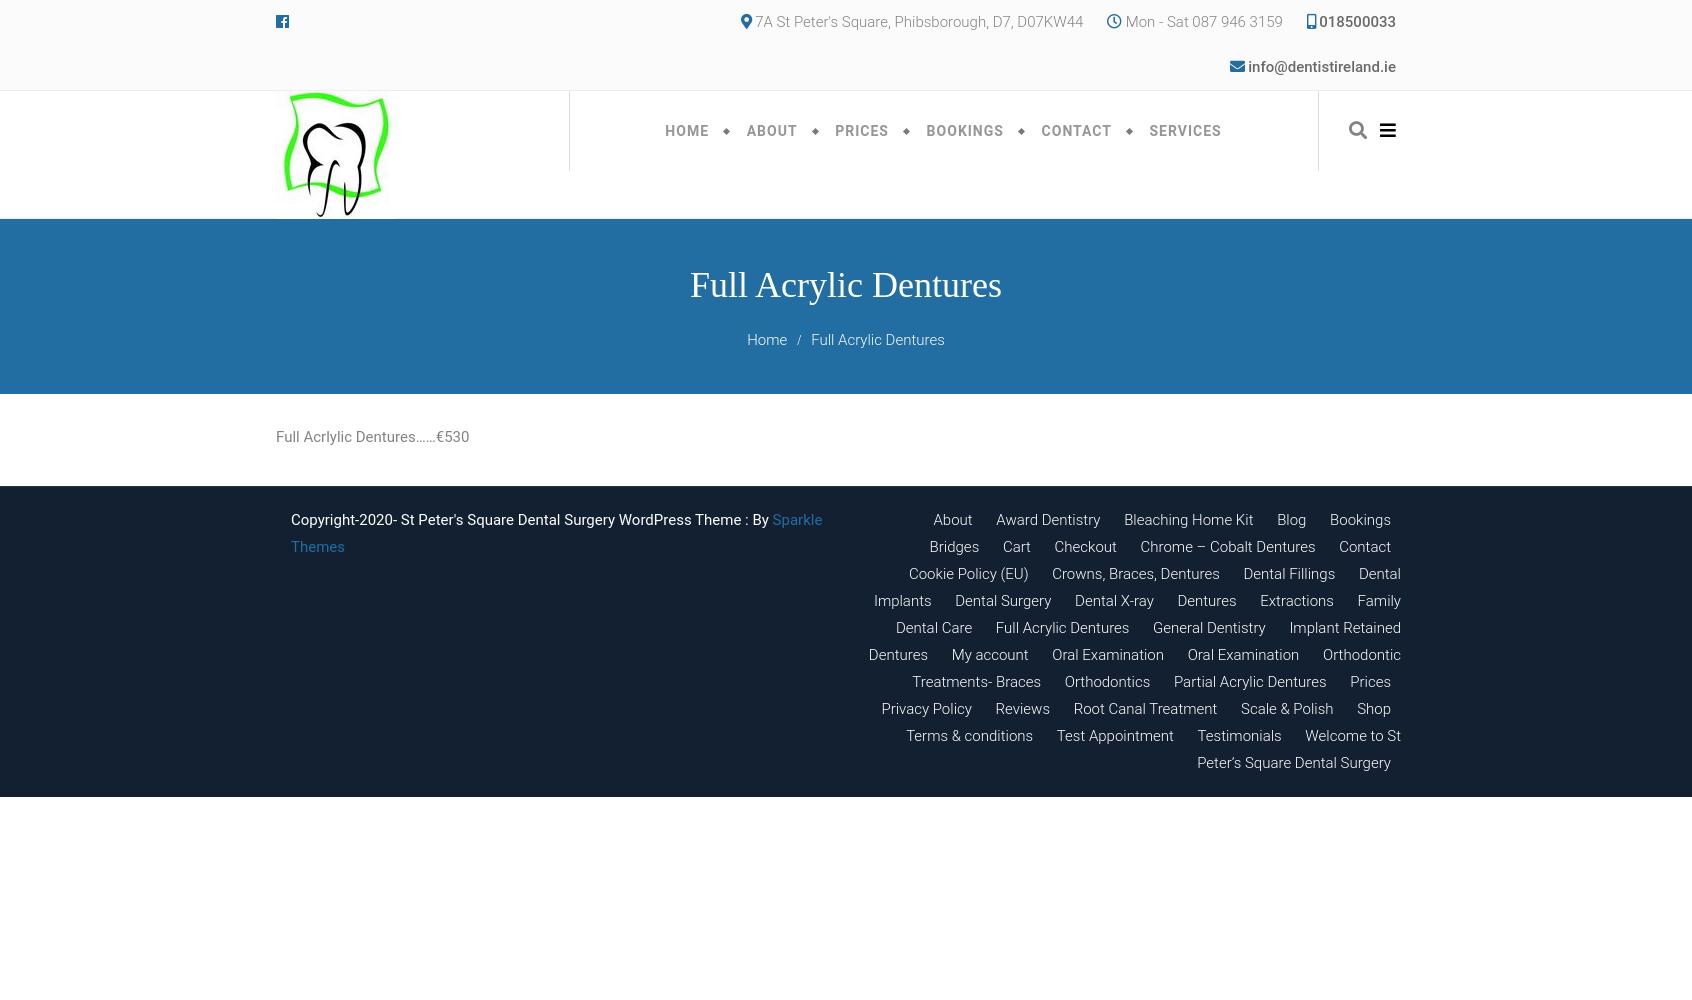 The height and width of the screenshot is (1000, 1692). What do you see at coordinates (531, 520) in the screenshot?
I see `'Copyright-2020- St Peter's Square Dental Surgery WordPress Theme : By'` at bounding box center [531, 520].